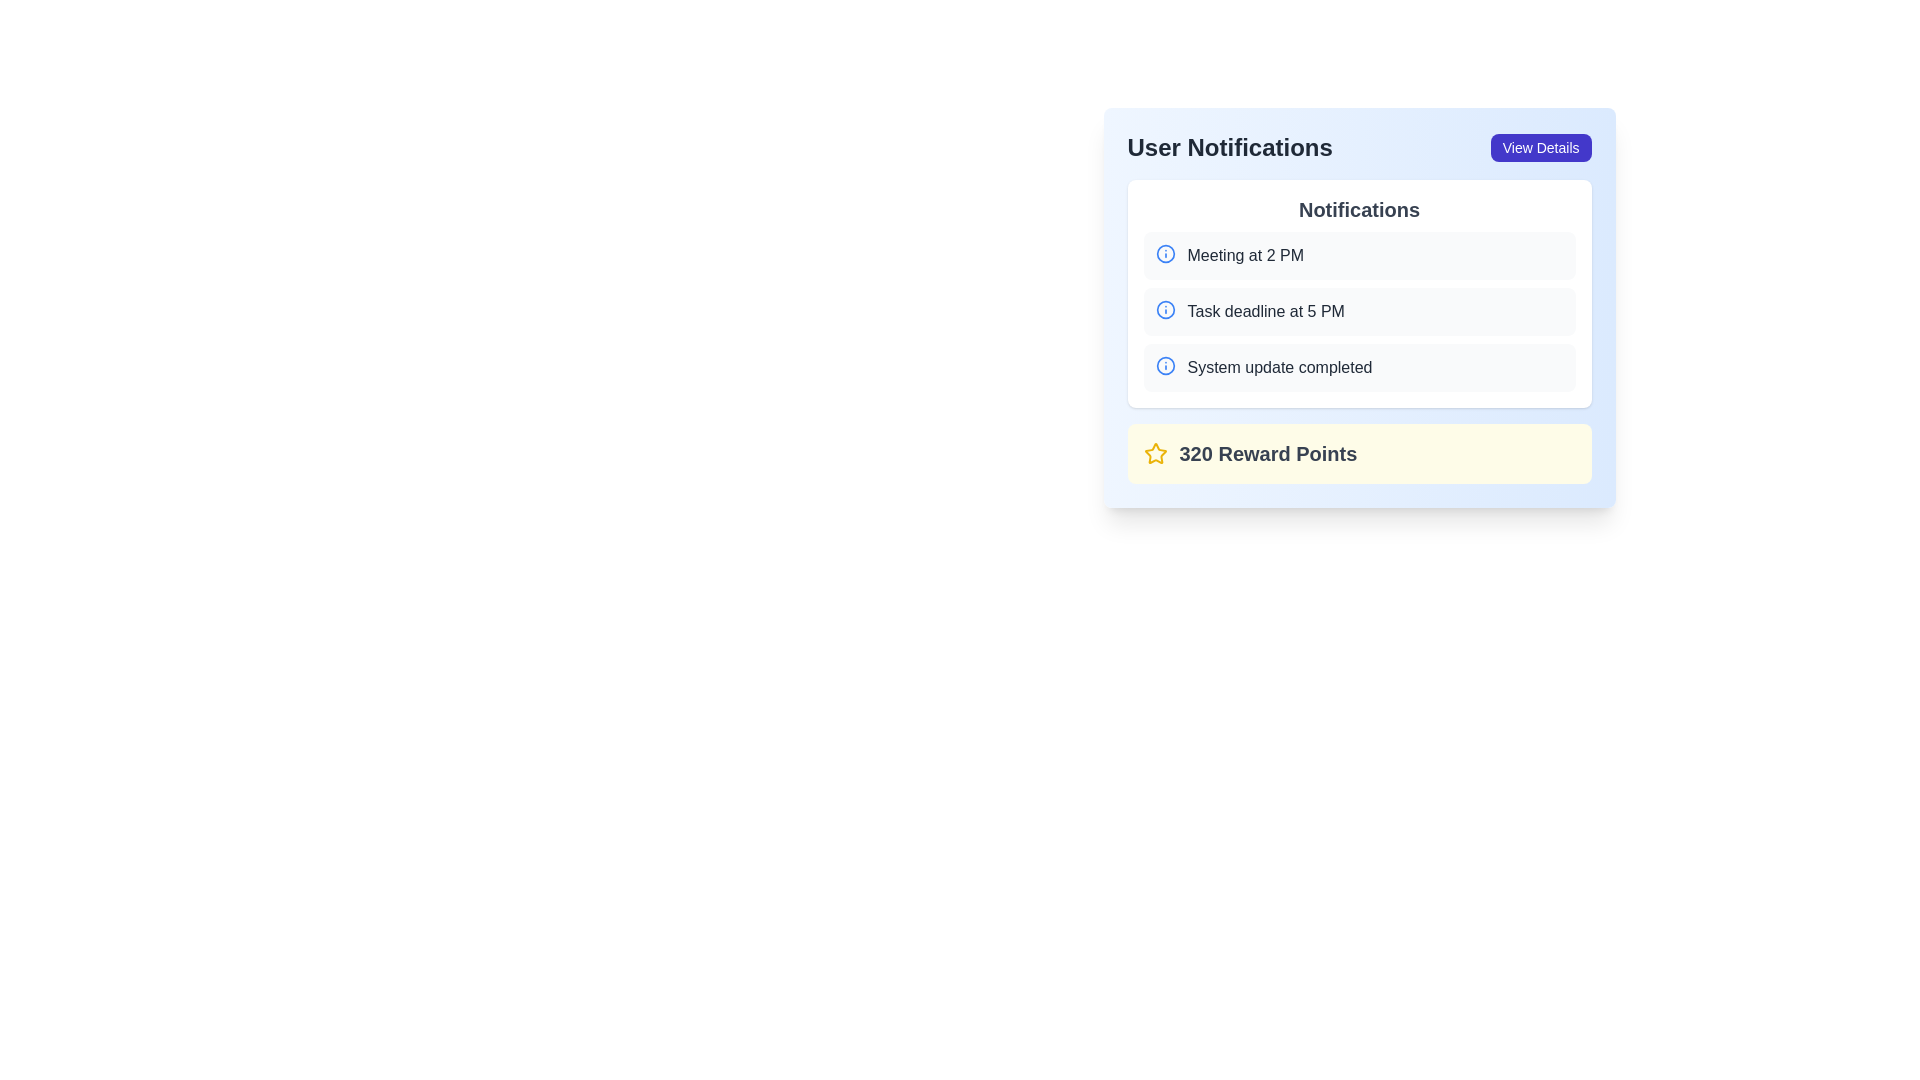 The width and height of the screenshot is (1920, 1080). Describe the element at coordinates (1267, 454) in the screenshot. I see `the Text Label displaying '320 Reward Points' which is located at the bottom section of a notification card, aligned to the right of a yellow star-shaped icon` at that location.